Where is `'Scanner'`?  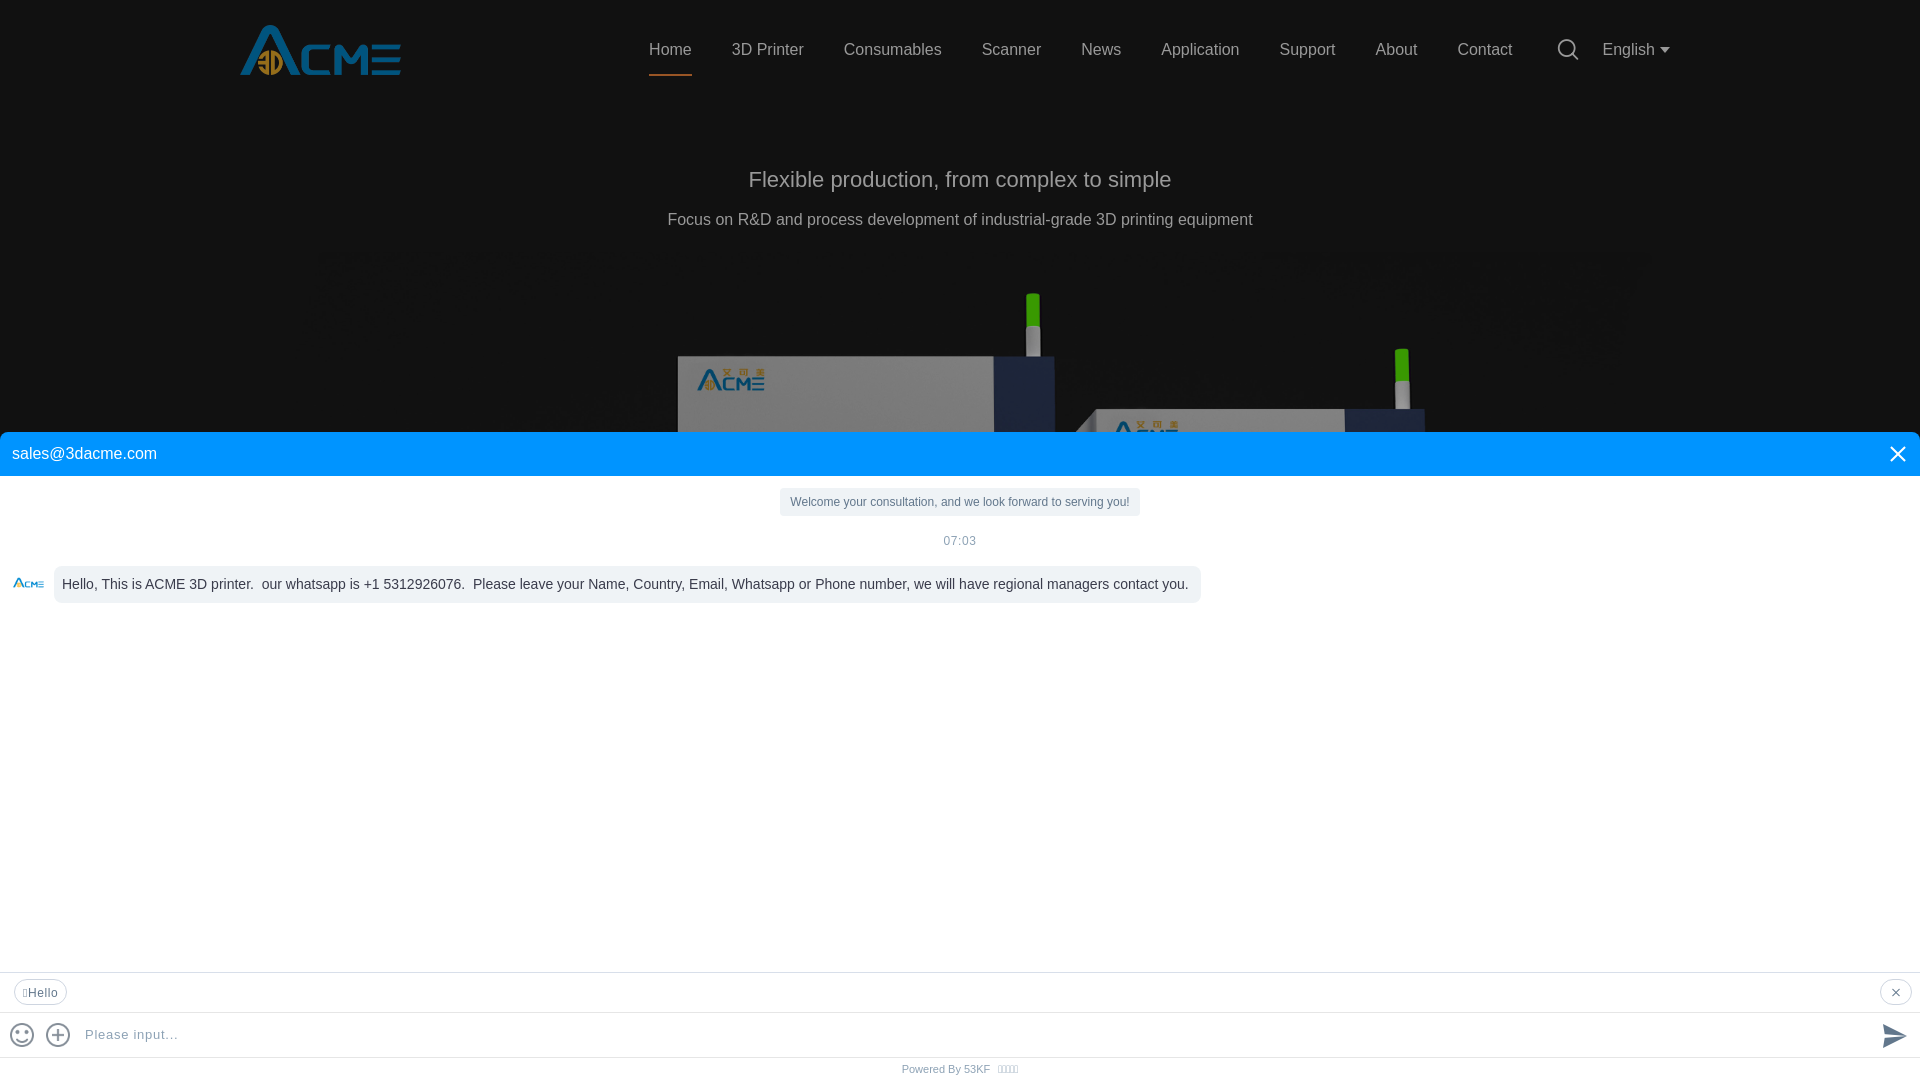 'Scanner' is located at coordinates (961, 49).